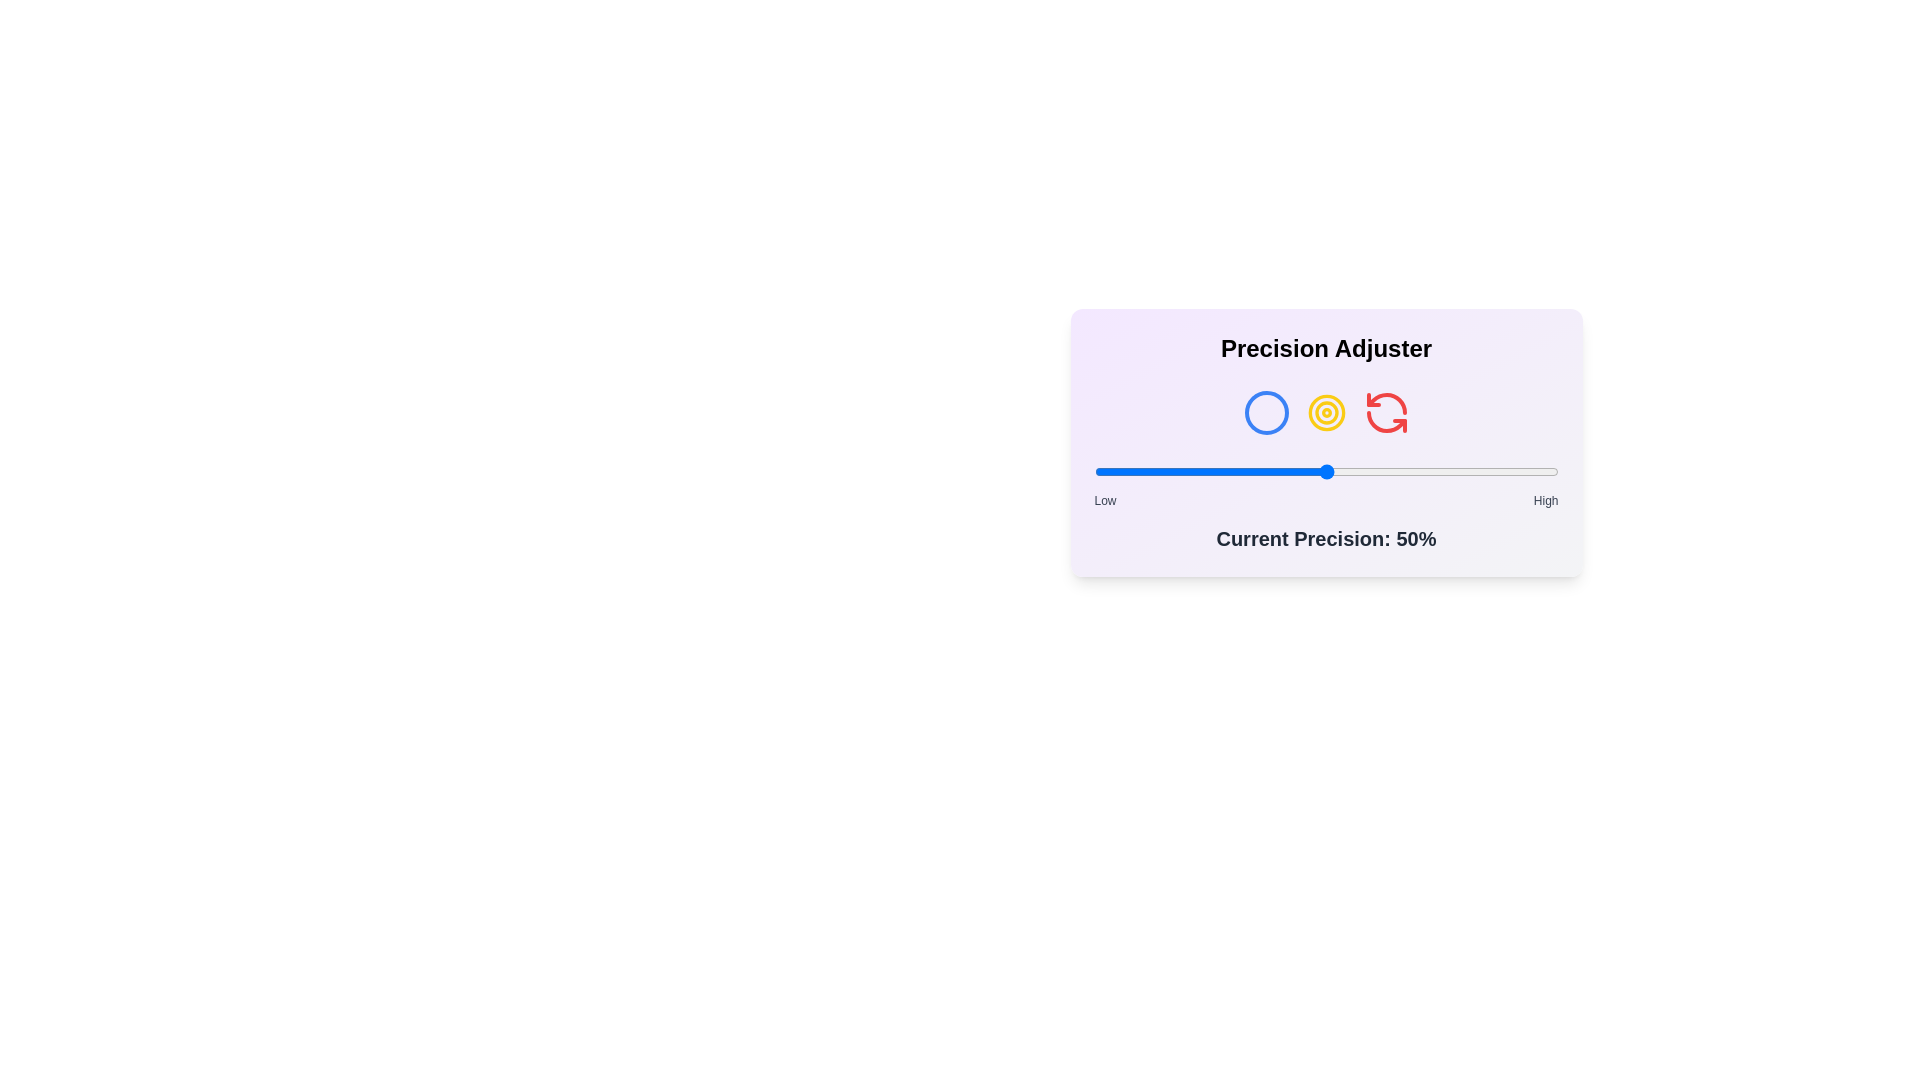 Image resolution: width=1920 pixels, height=1080 pixels. What do you see at coordinates (1326, 411) in the screenshot?
I see `the target icon in the Precision Selector component` at bounding box center [1326, 411].